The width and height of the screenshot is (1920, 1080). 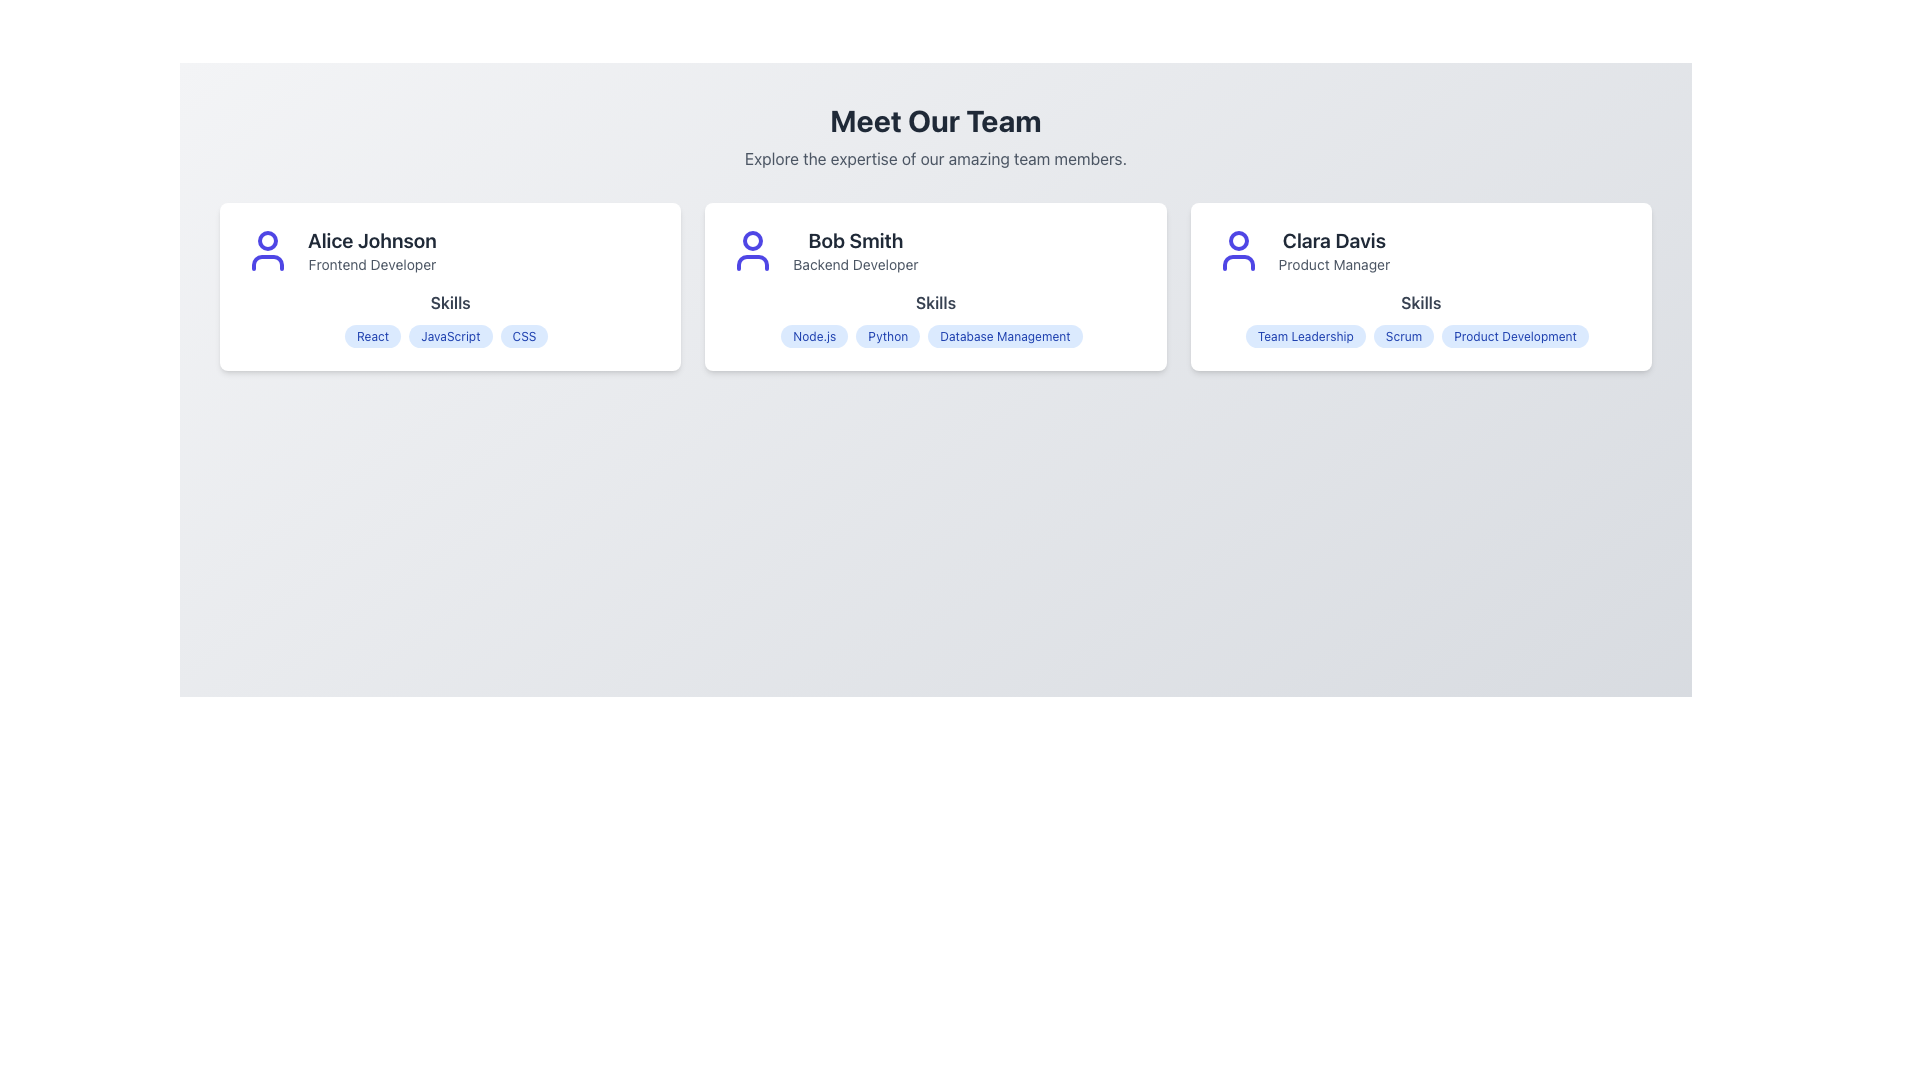 What do you see at coordinates (1334, 264) in the screenshot?
I see `the text label indicating the job title of team member 'Clara Davis', which is positioned below her name and above the 'Skills' label` at bounding box center [1334, 264].